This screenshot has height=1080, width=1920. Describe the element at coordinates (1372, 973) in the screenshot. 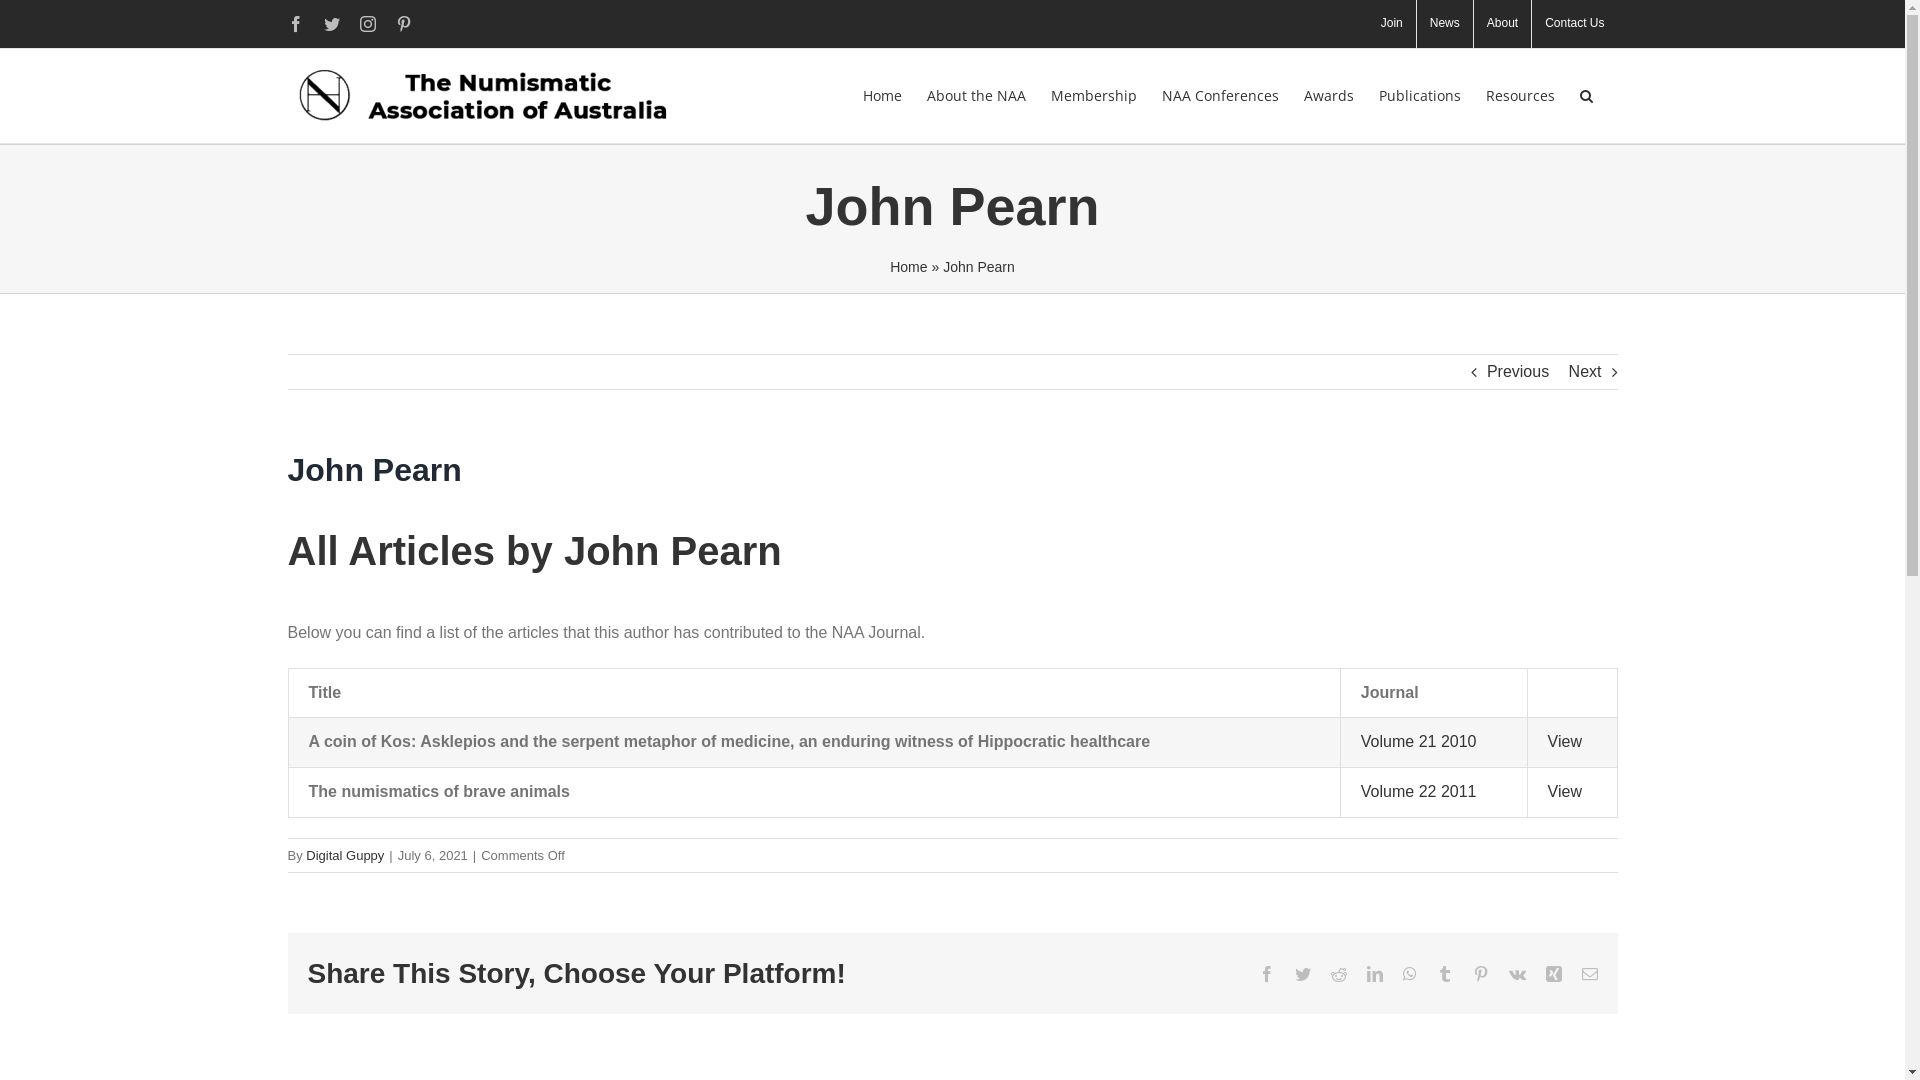

I see `'LinkedIn'` at that location.